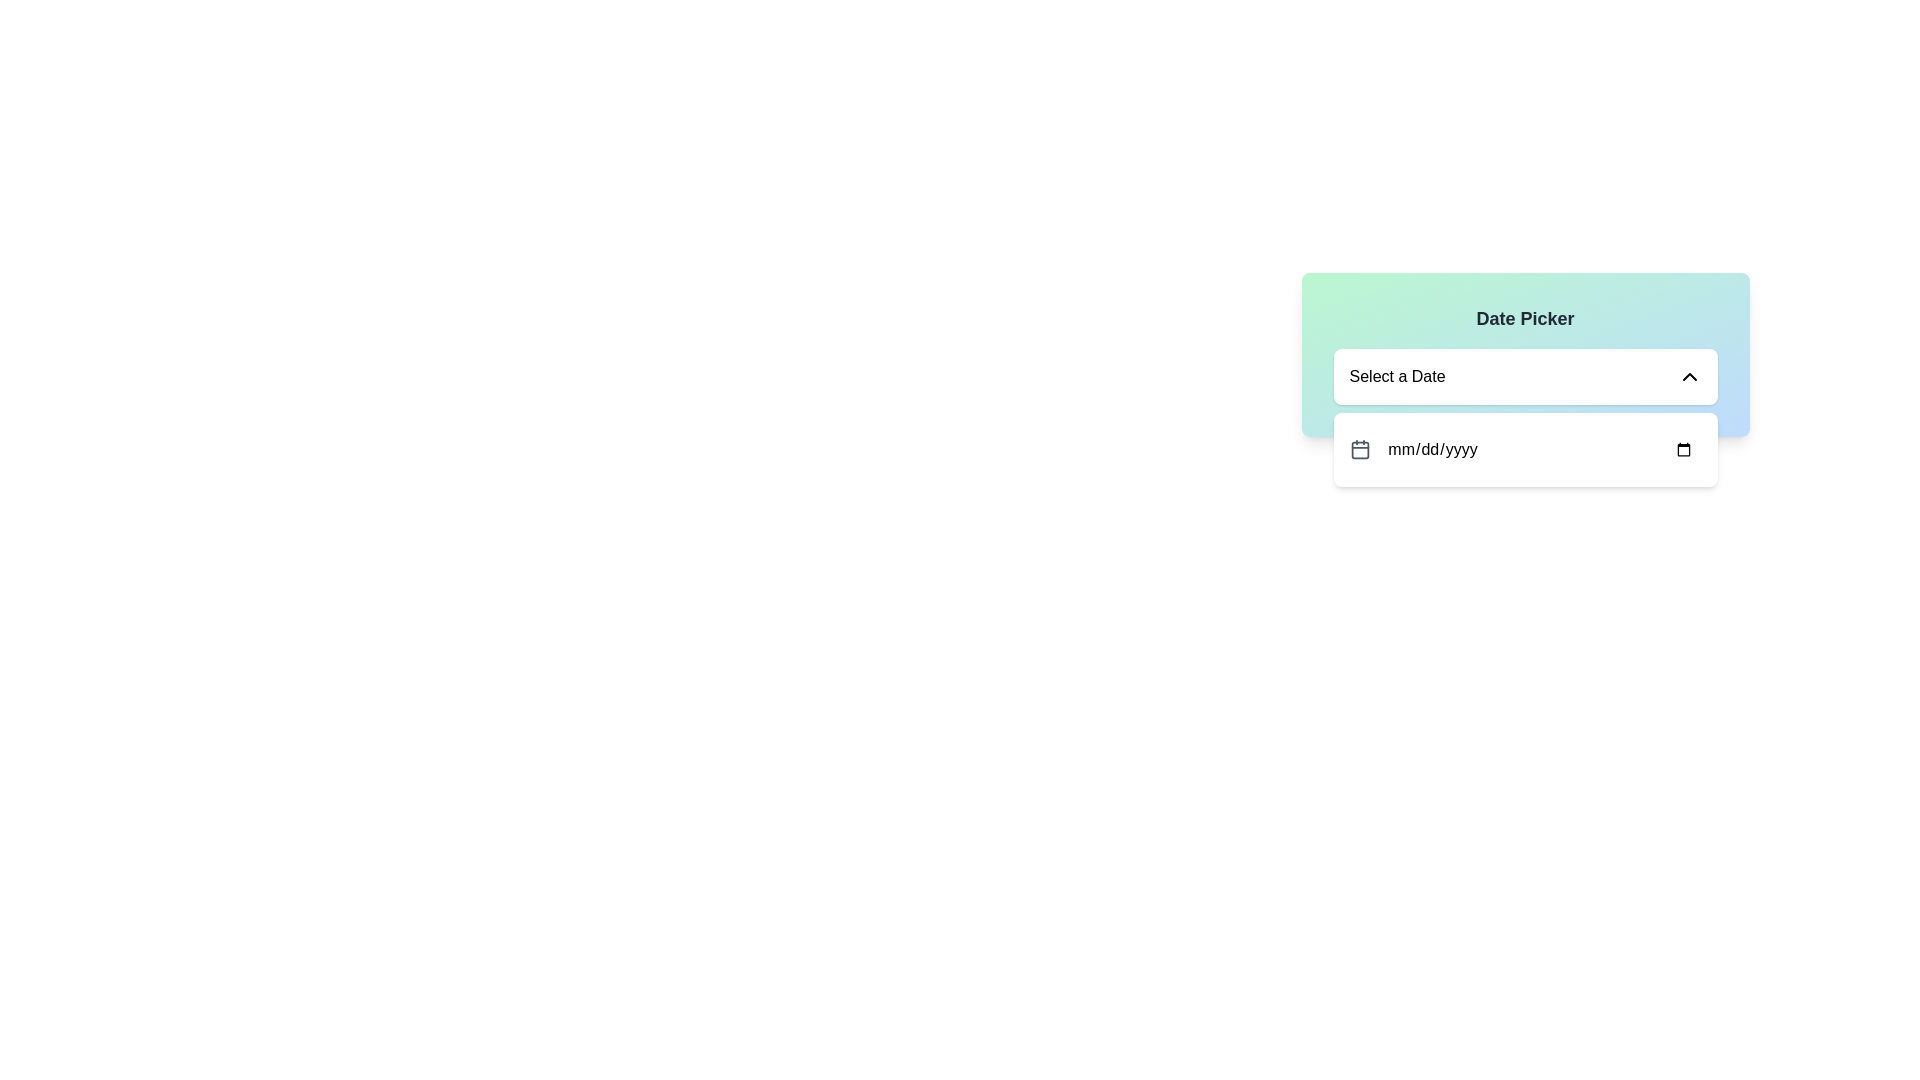 This screenshot has height=1080, width=1920. I want to click on the date picker input by clicking the calendar icon located to the left of the 'mm/dd/yyyy' date input field, so click(1359, 450).